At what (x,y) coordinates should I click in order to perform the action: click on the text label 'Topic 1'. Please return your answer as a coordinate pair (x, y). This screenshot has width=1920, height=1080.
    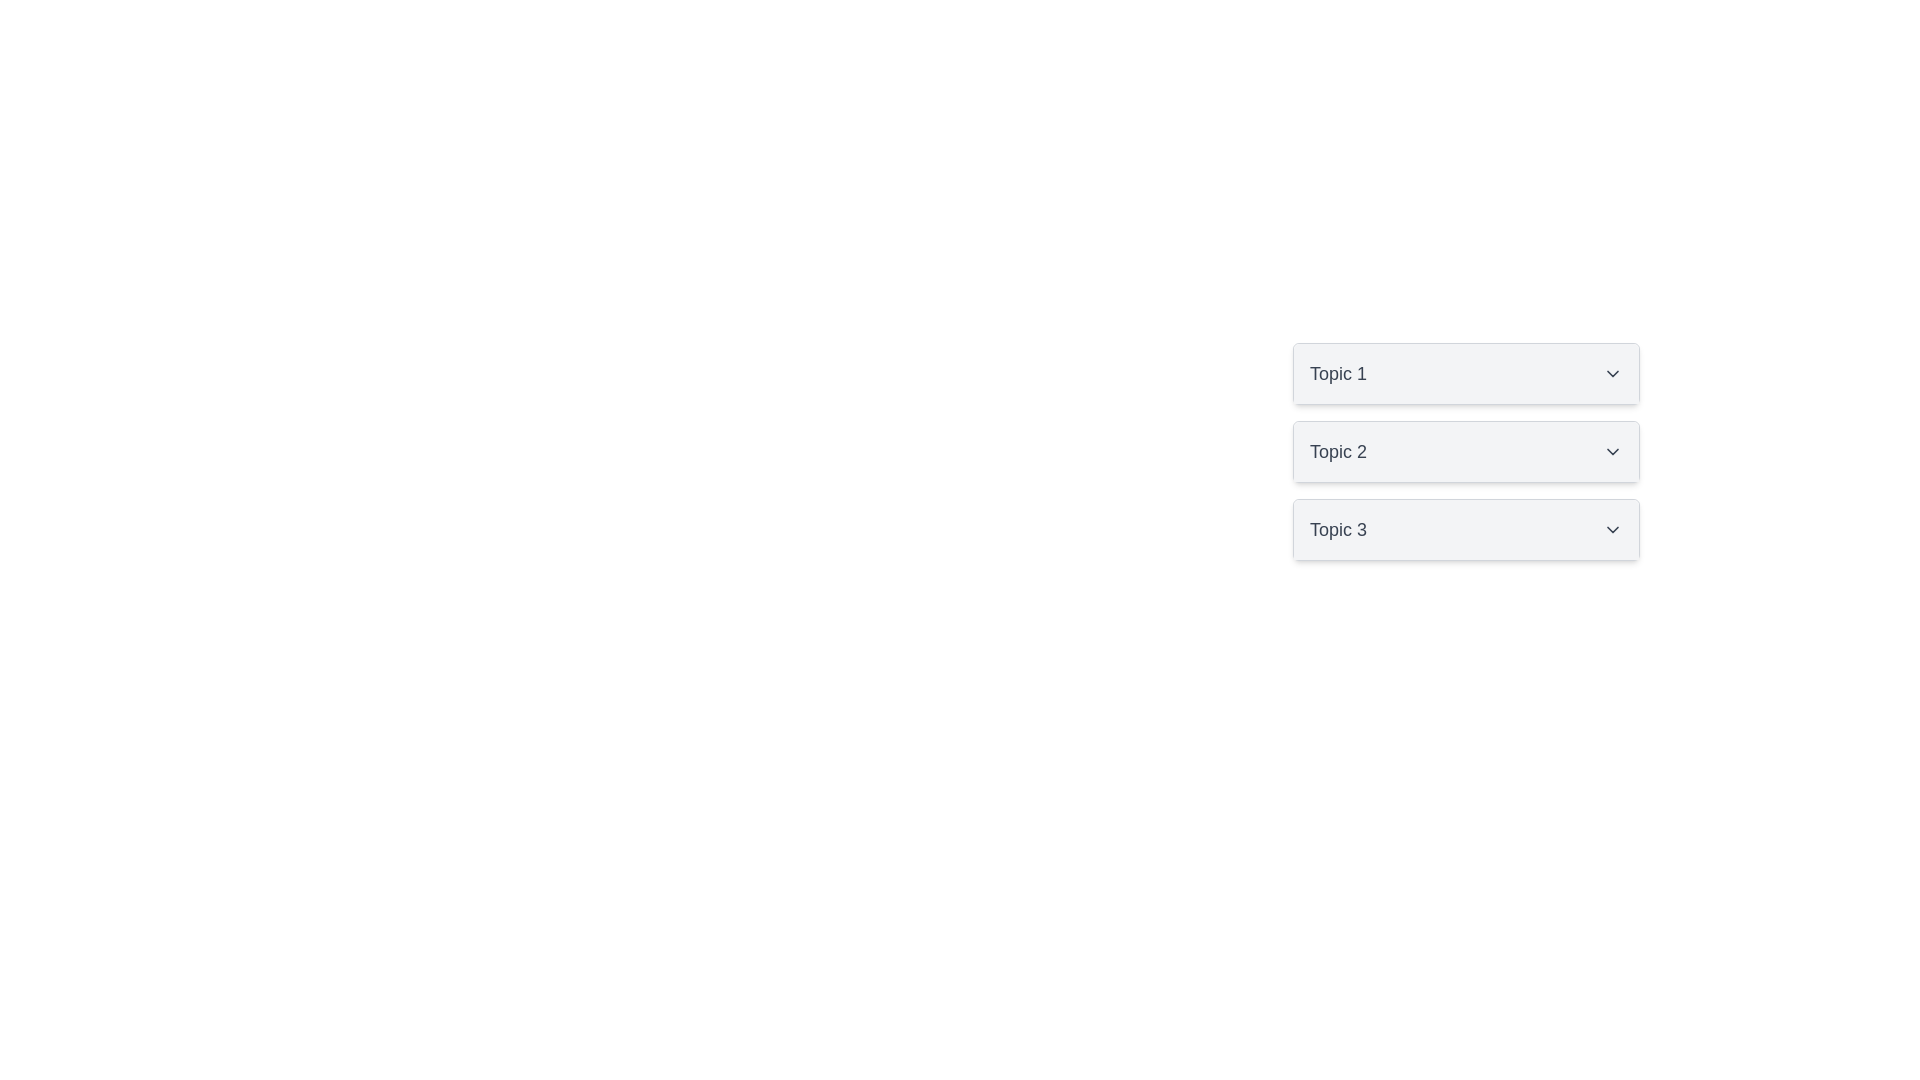
    Looking at the image, I should click on (1338, 374).